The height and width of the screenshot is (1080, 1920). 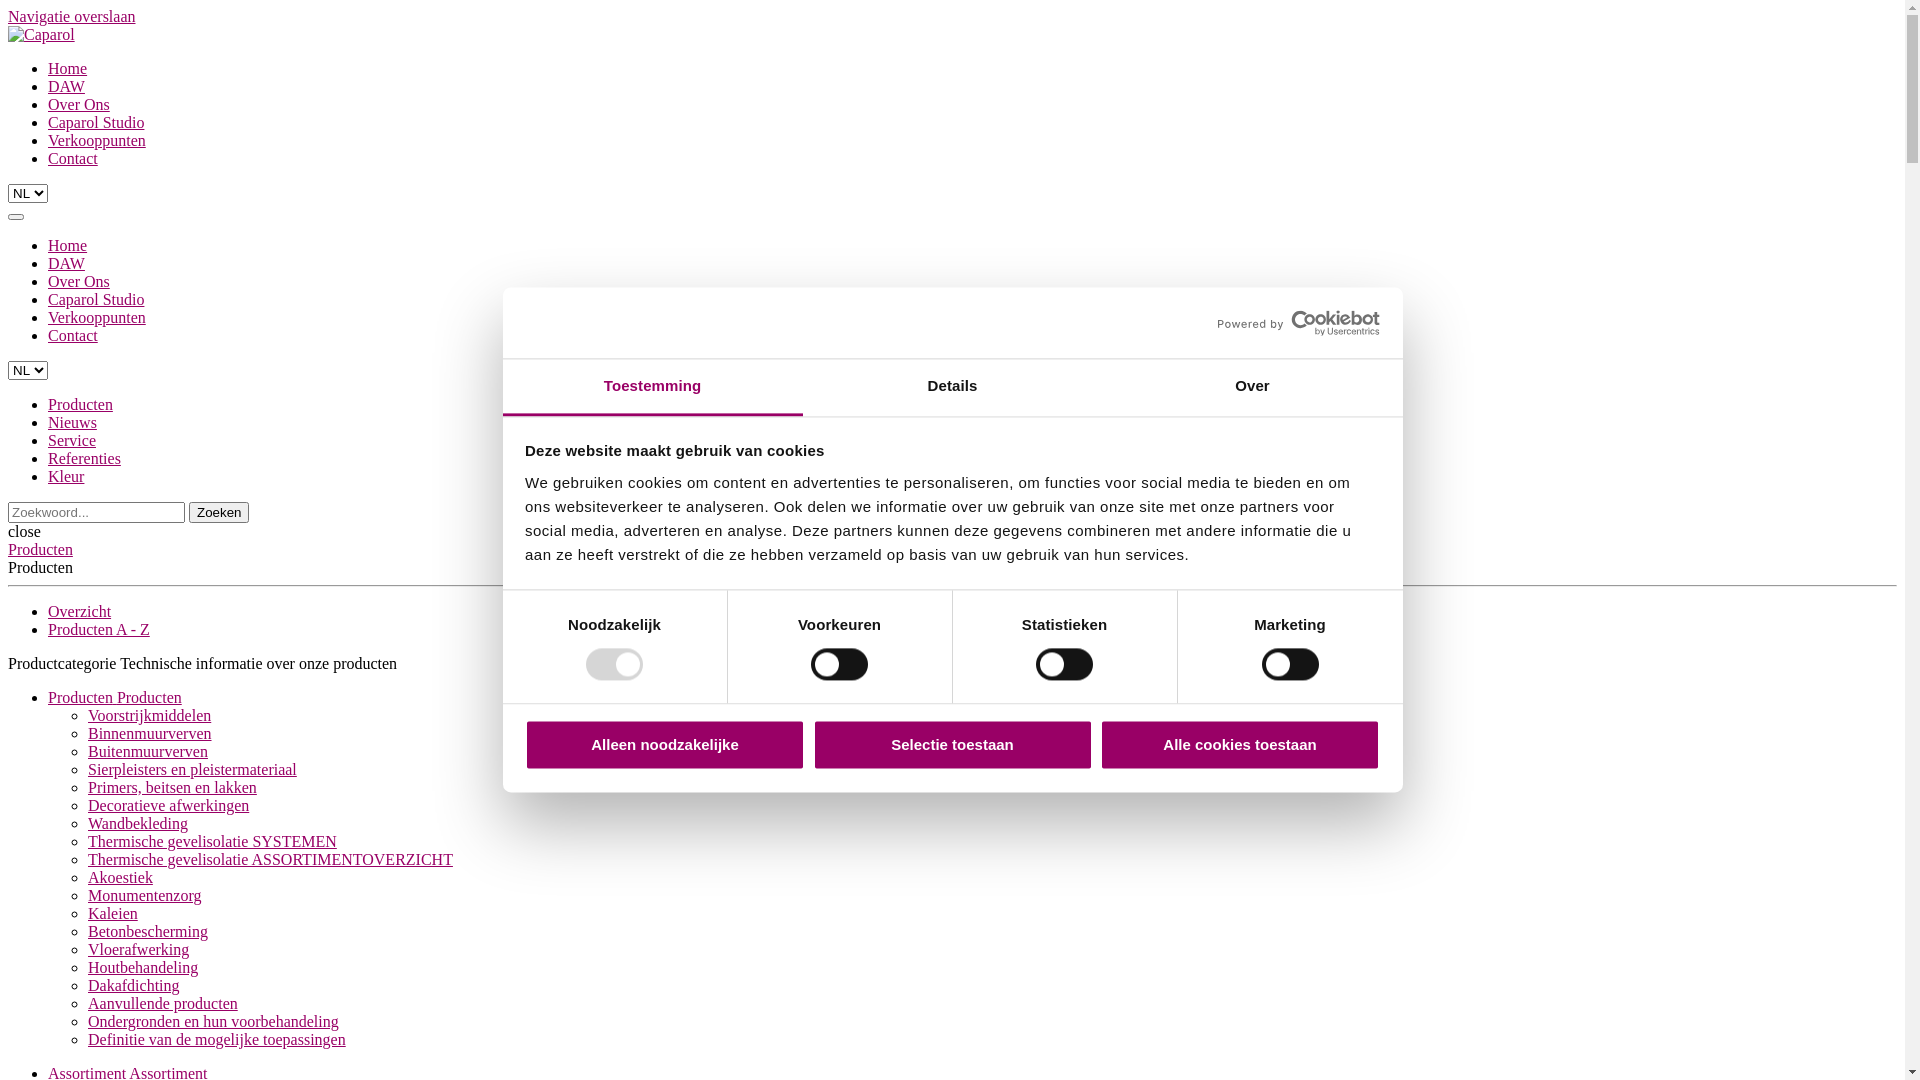 I want to click on 'Producten', so click(x=80, y=404).